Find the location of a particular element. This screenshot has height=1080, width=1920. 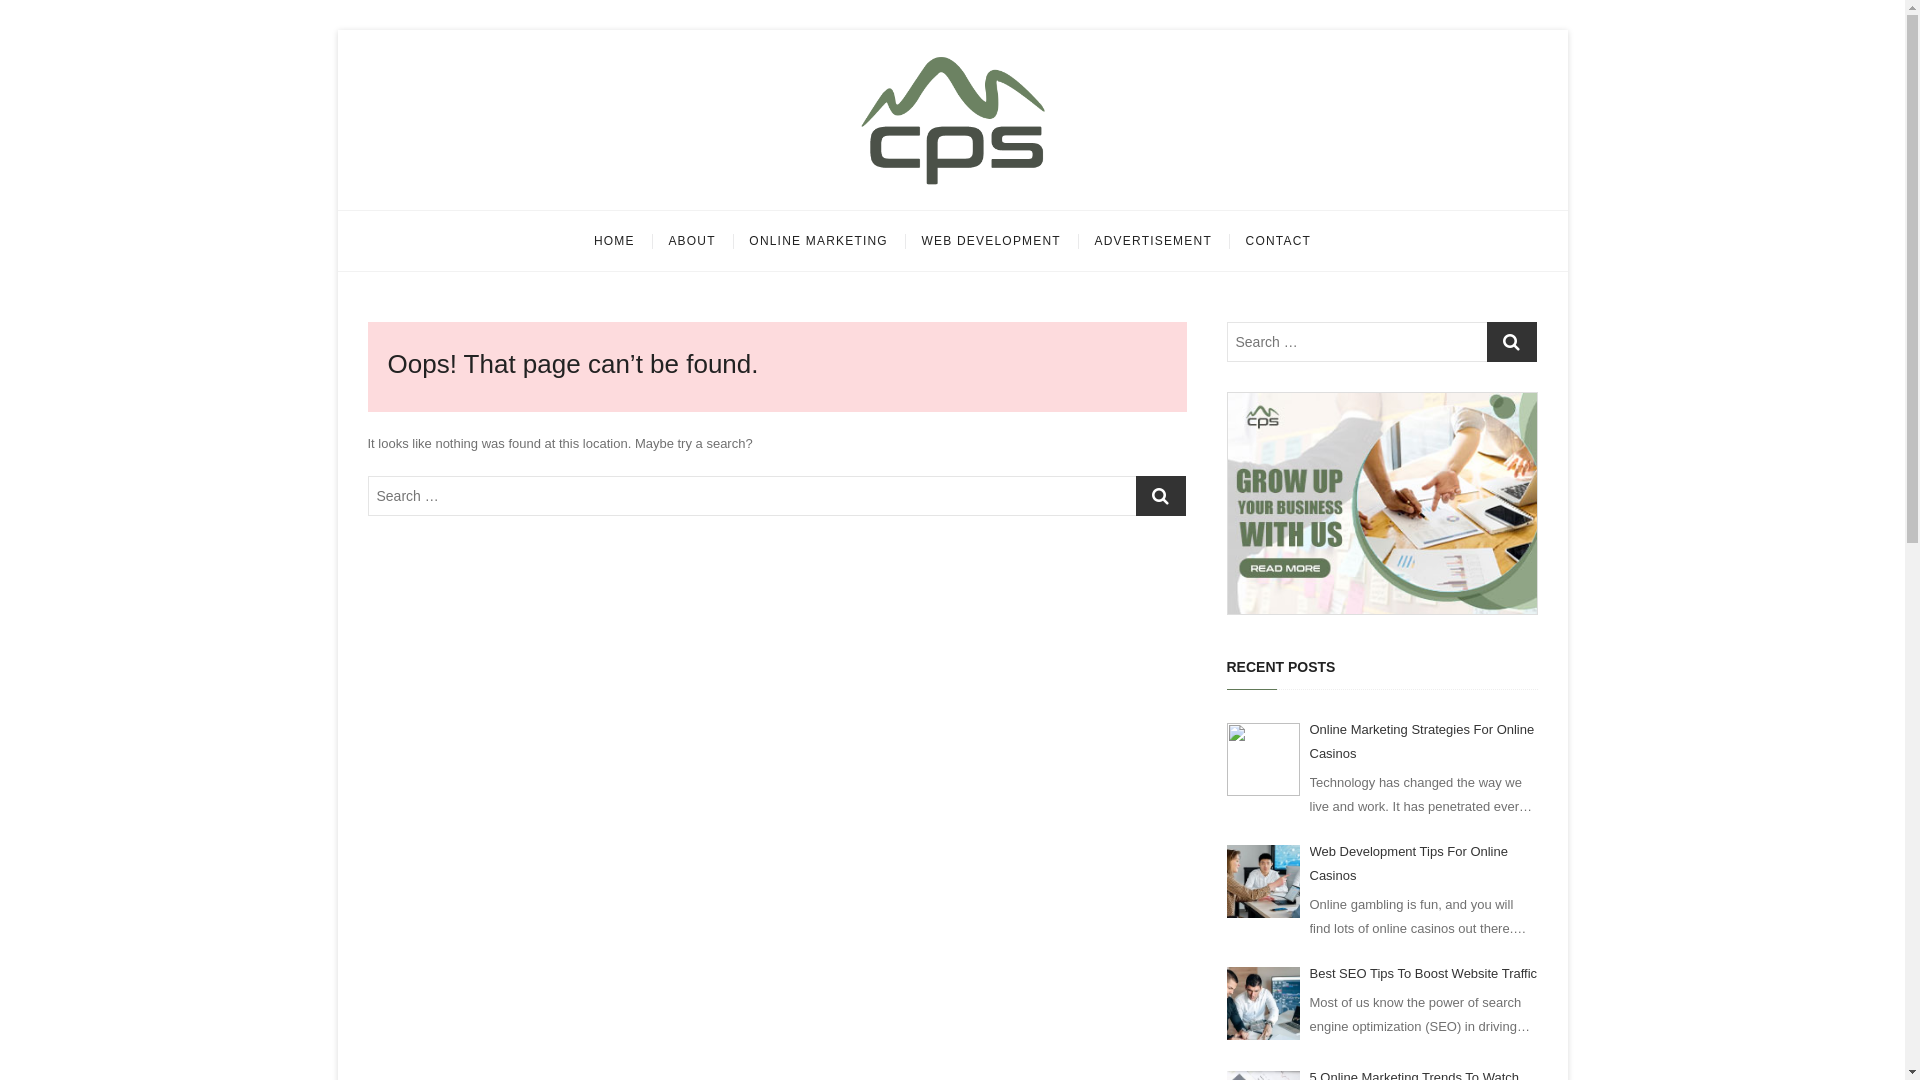

'WEB DEVELOPMENT' is located at coordinates (991, 239).